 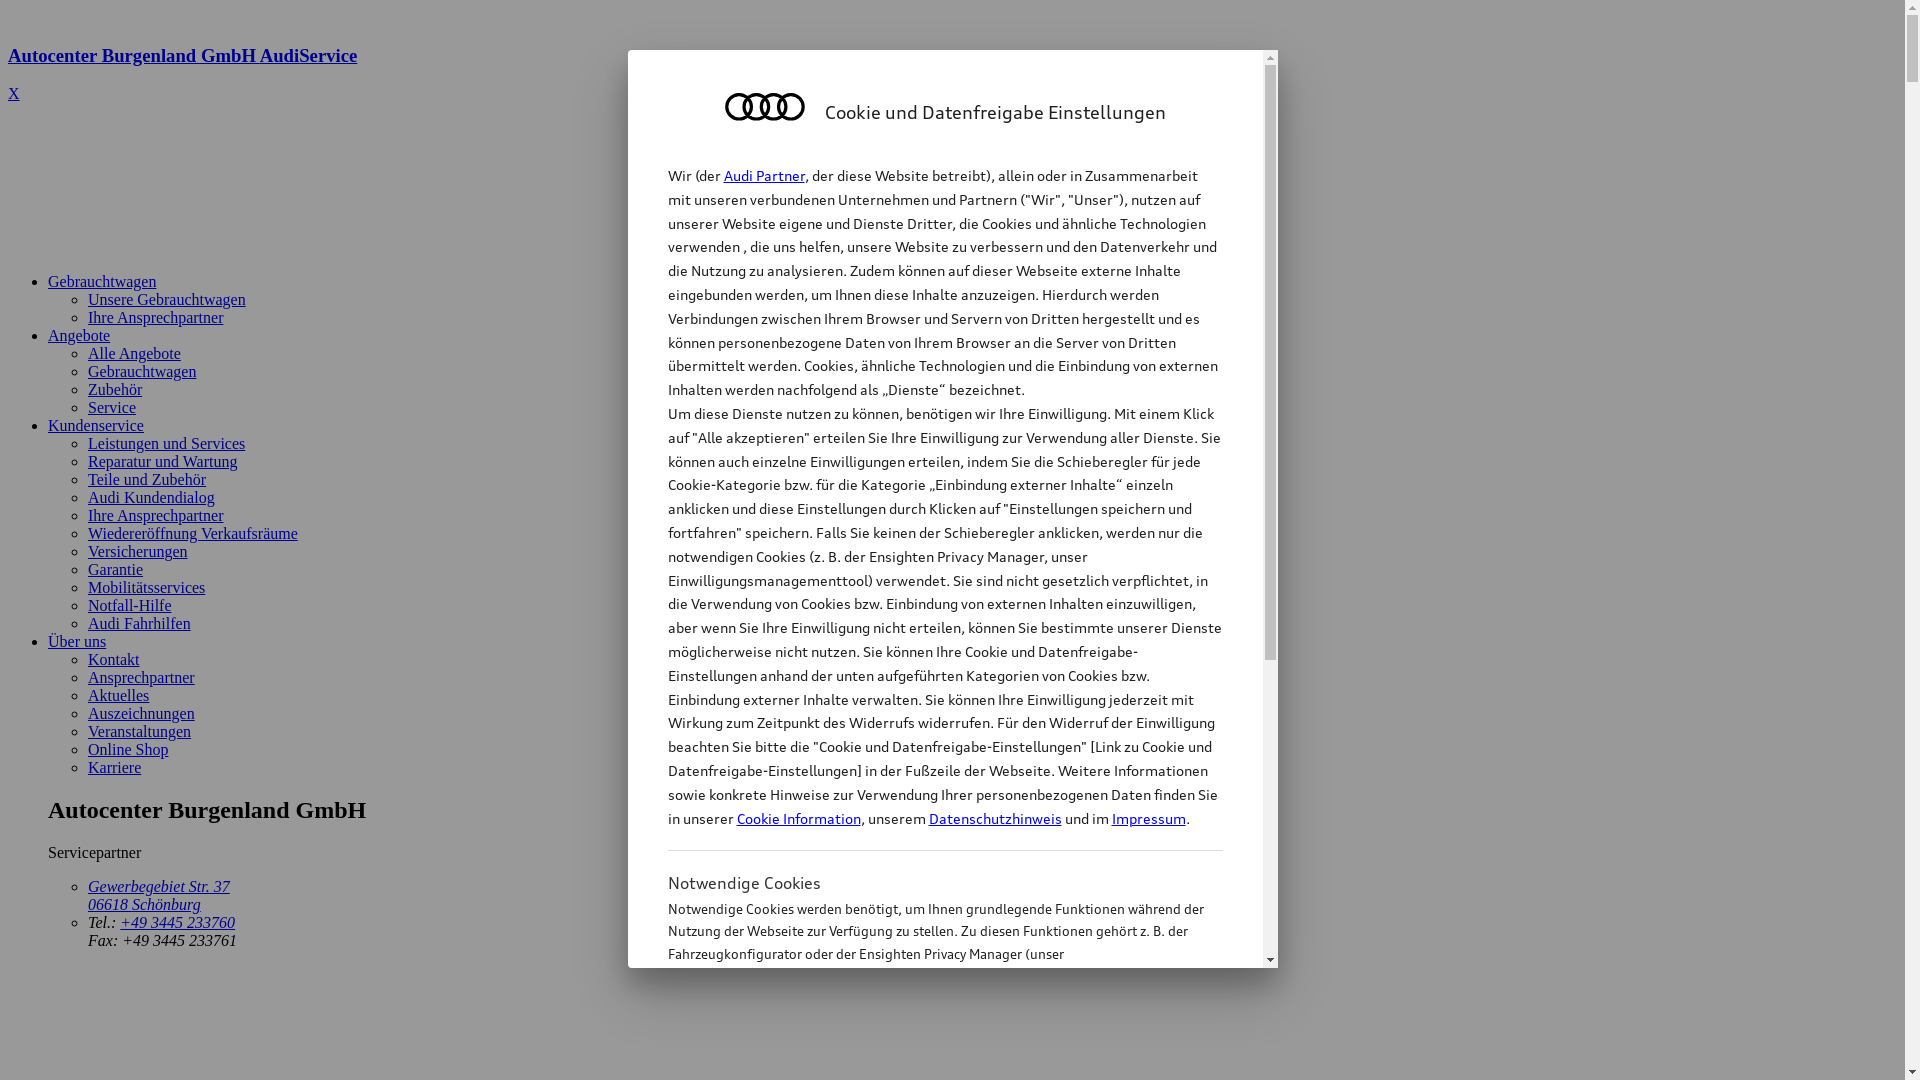 I want to click on 'Kontakt', so click(x=113, y=659).